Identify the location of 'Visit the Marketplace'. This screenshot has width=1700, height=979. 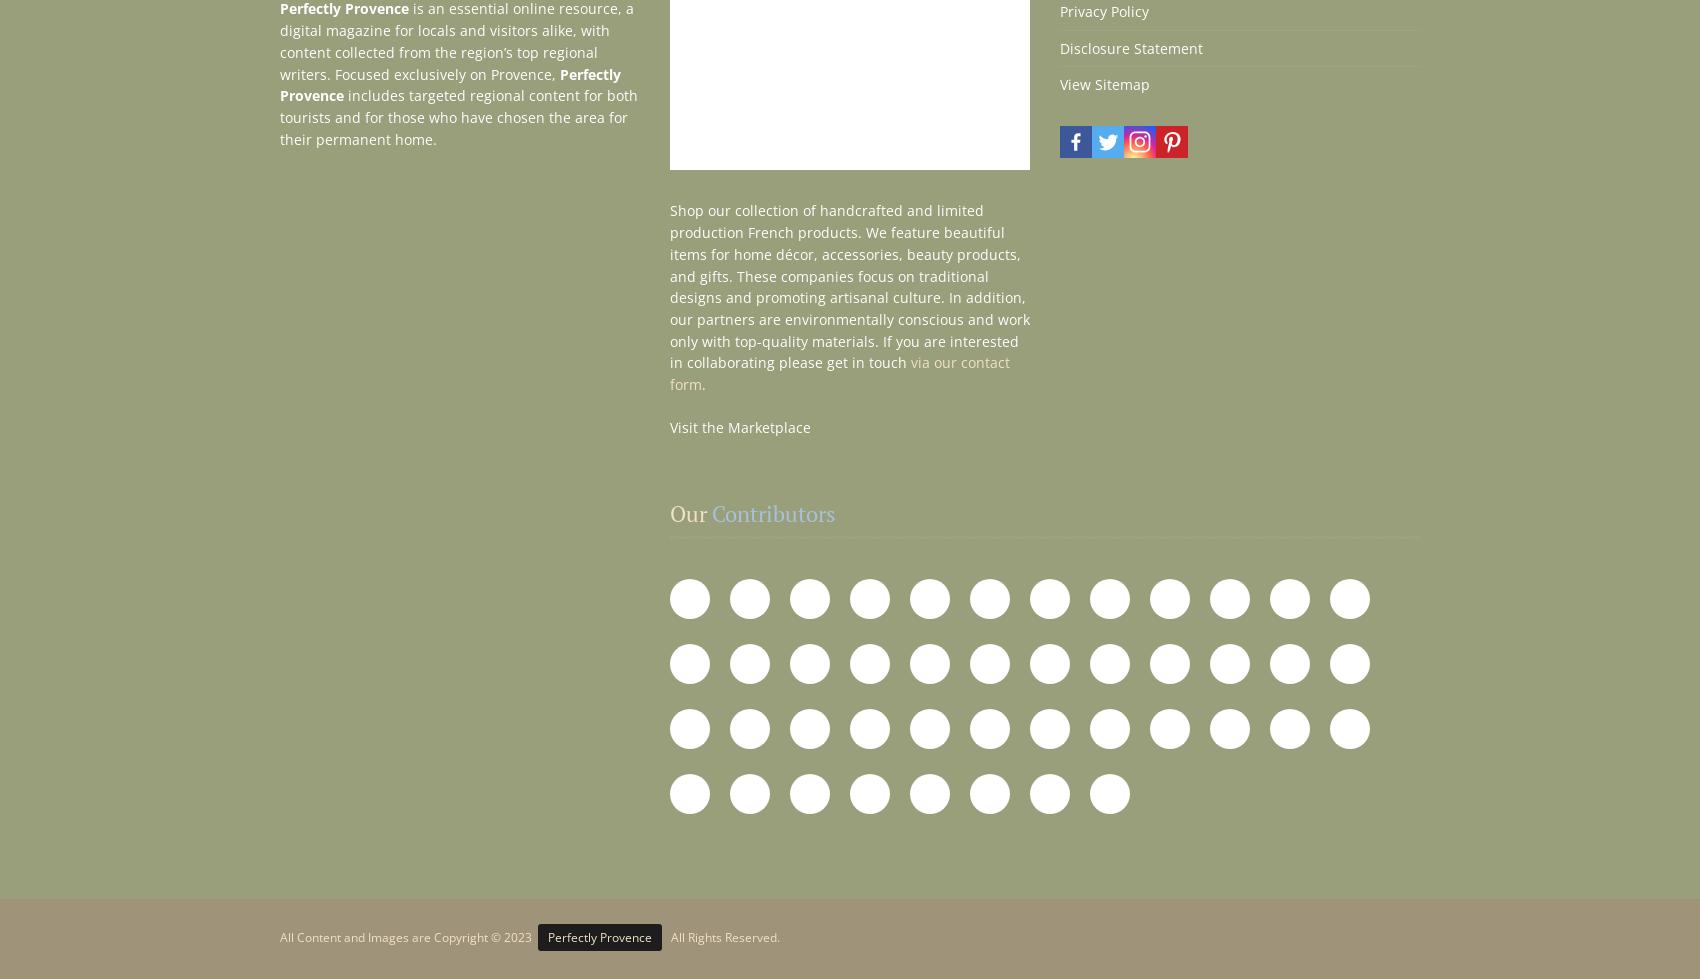
(740, 427).